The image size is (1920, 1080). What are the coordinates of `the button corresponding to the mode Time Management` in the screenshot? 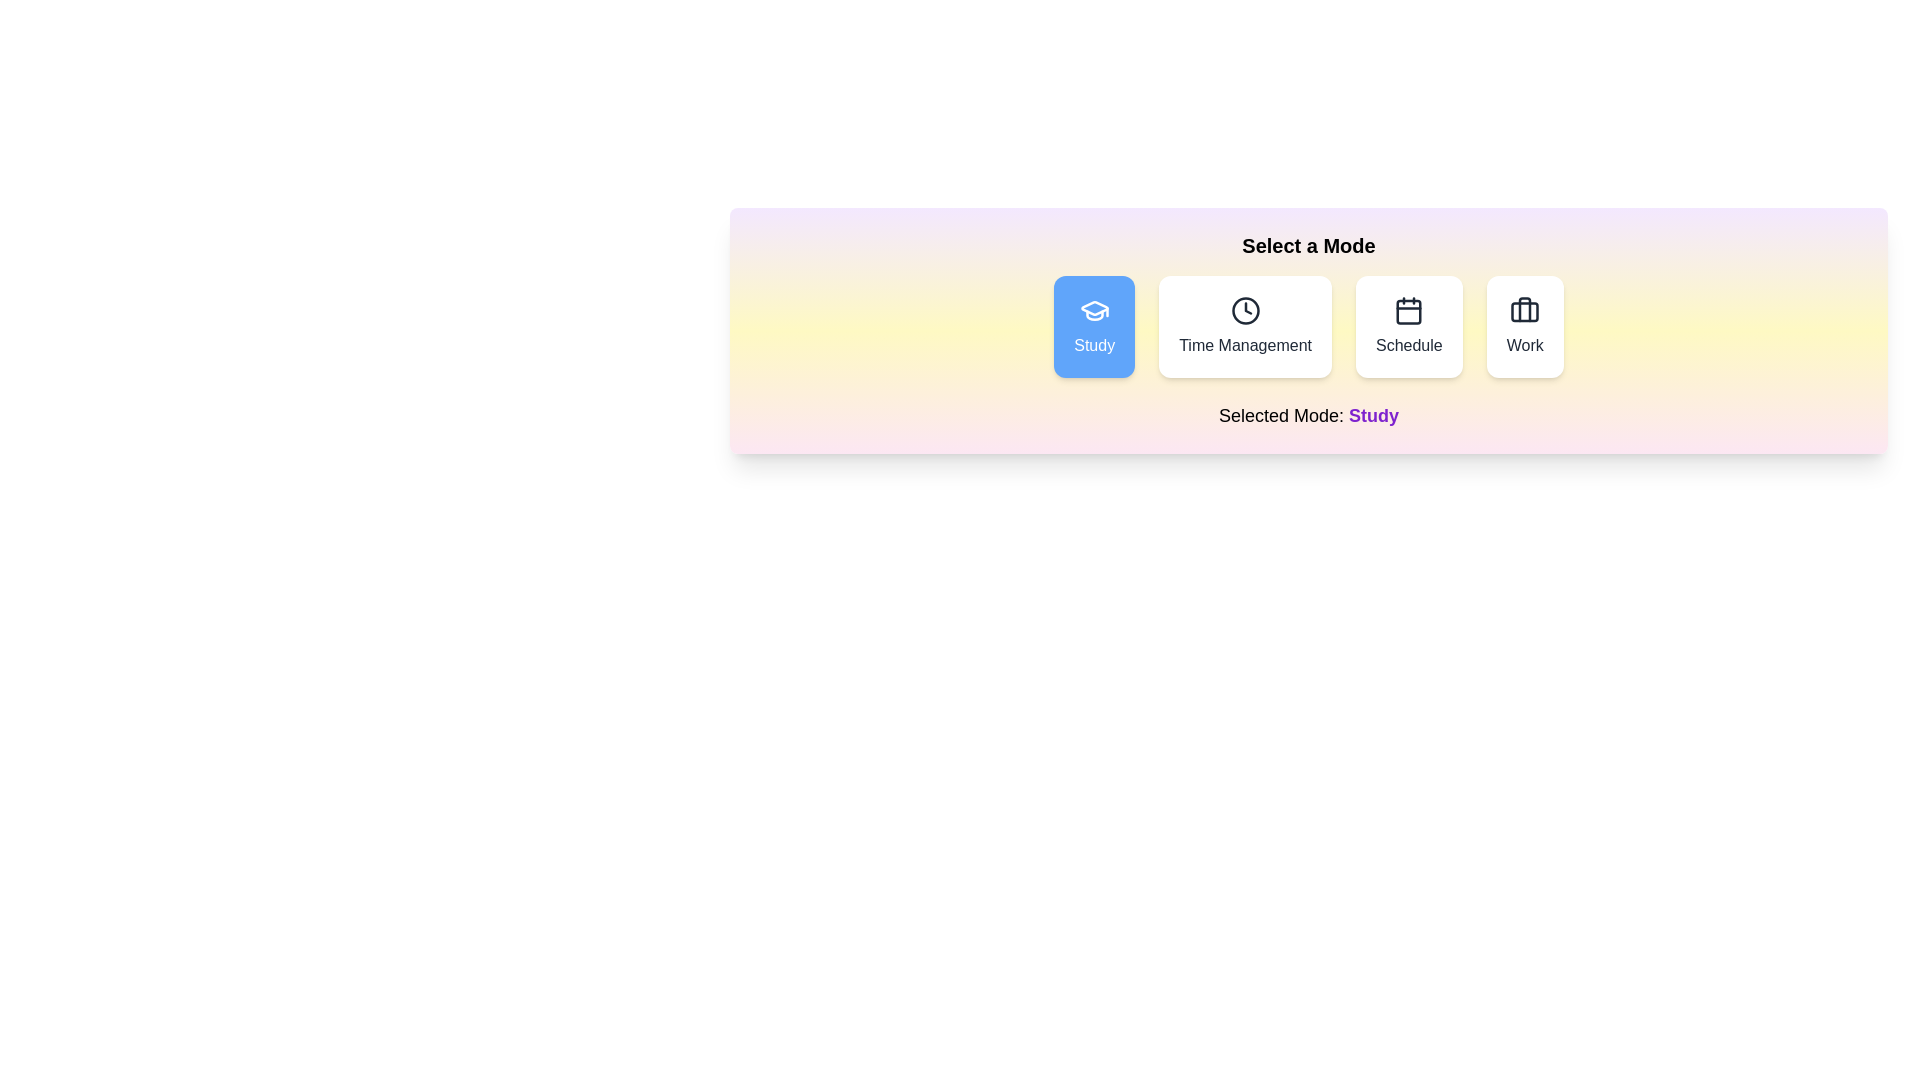 It's located at (1244, 326).